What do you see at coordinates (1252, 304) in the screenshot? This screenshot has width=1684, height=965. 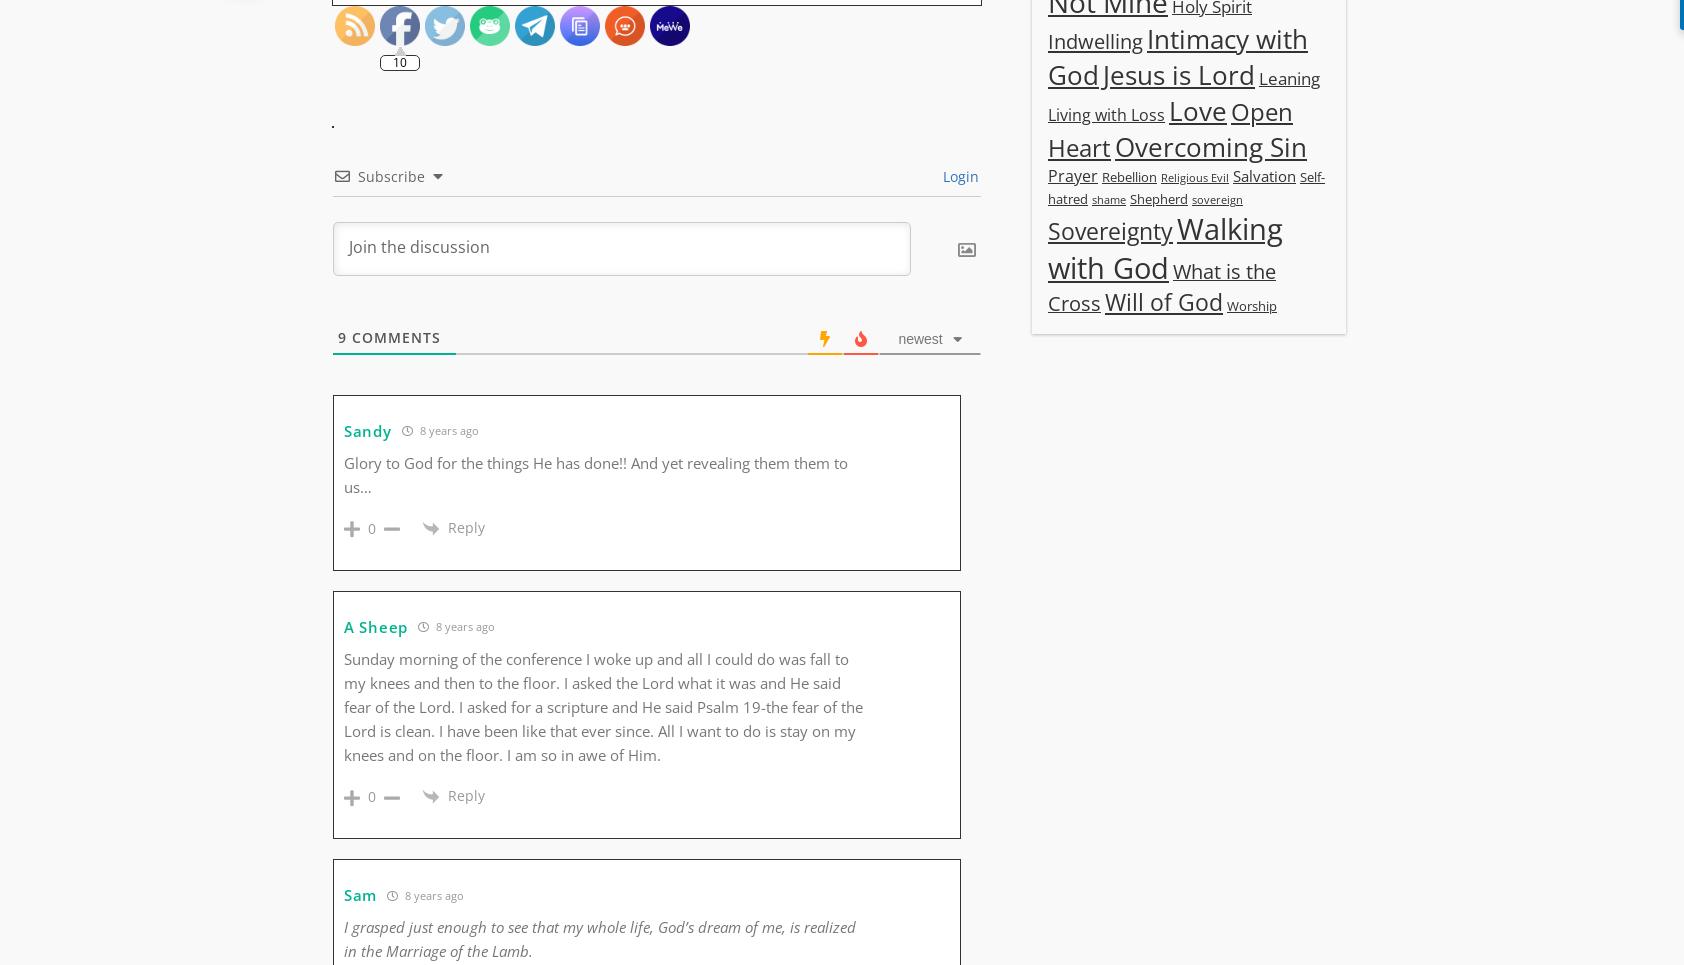 I see `'Worship'` at bounding box center [1252, 304].